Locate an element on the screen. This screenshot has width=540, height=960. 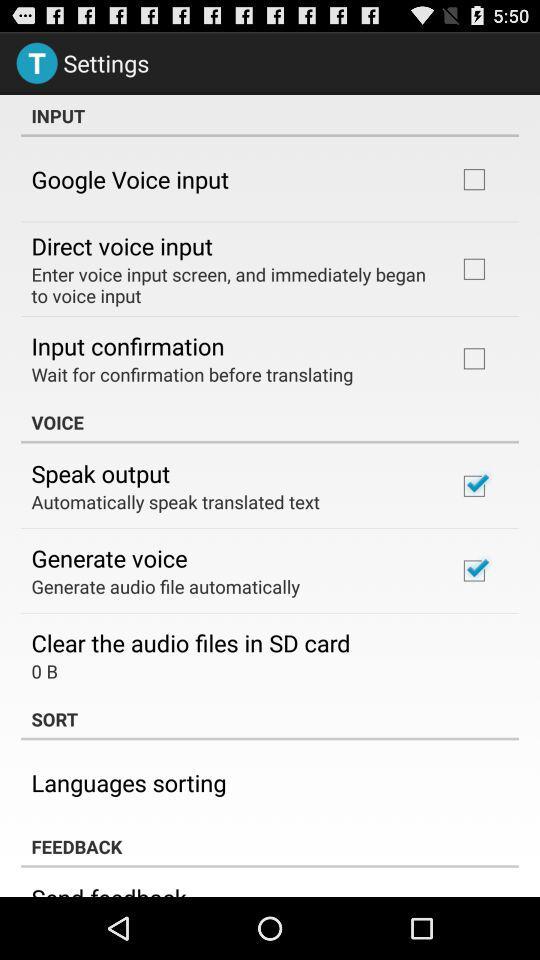
icon below 0 b item is located at coordinates (270, 719).